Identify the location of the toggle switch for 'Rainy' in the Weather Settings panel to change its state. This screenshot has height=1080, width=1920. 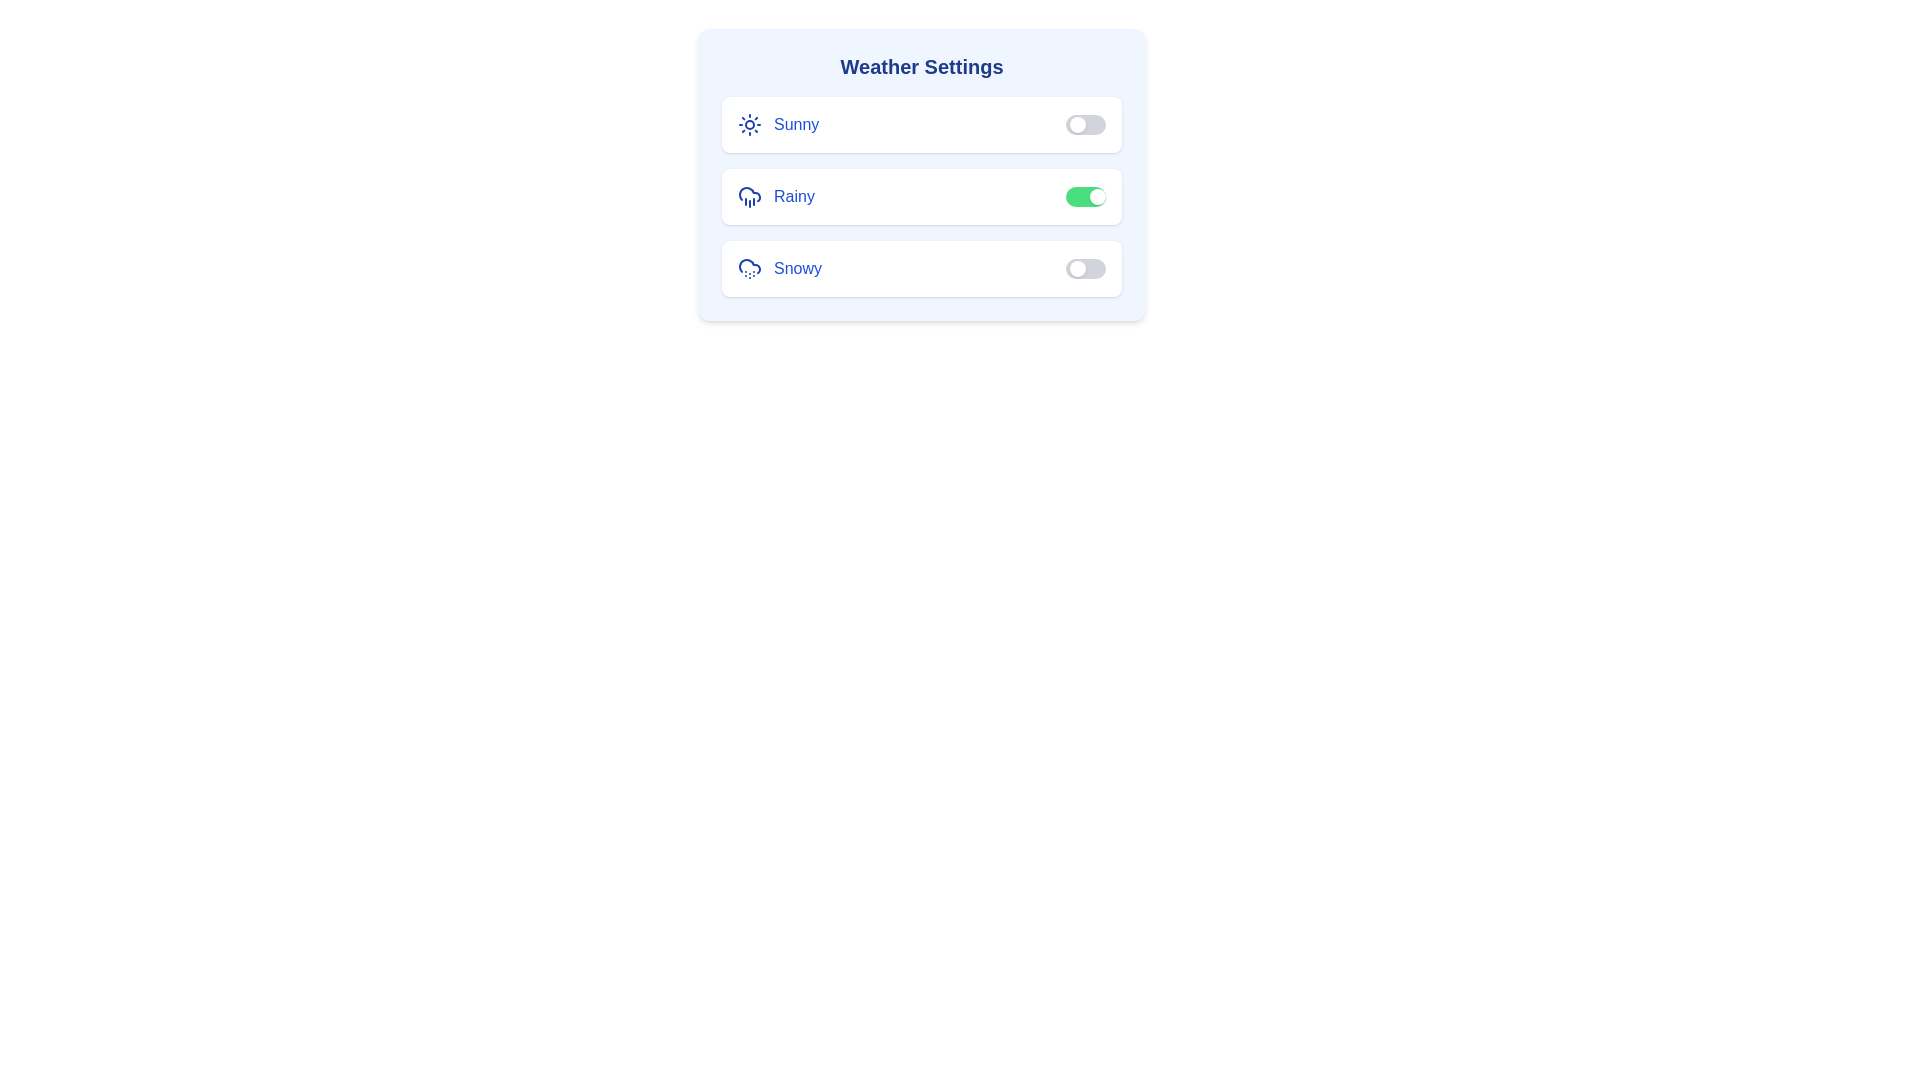
(920, 173).